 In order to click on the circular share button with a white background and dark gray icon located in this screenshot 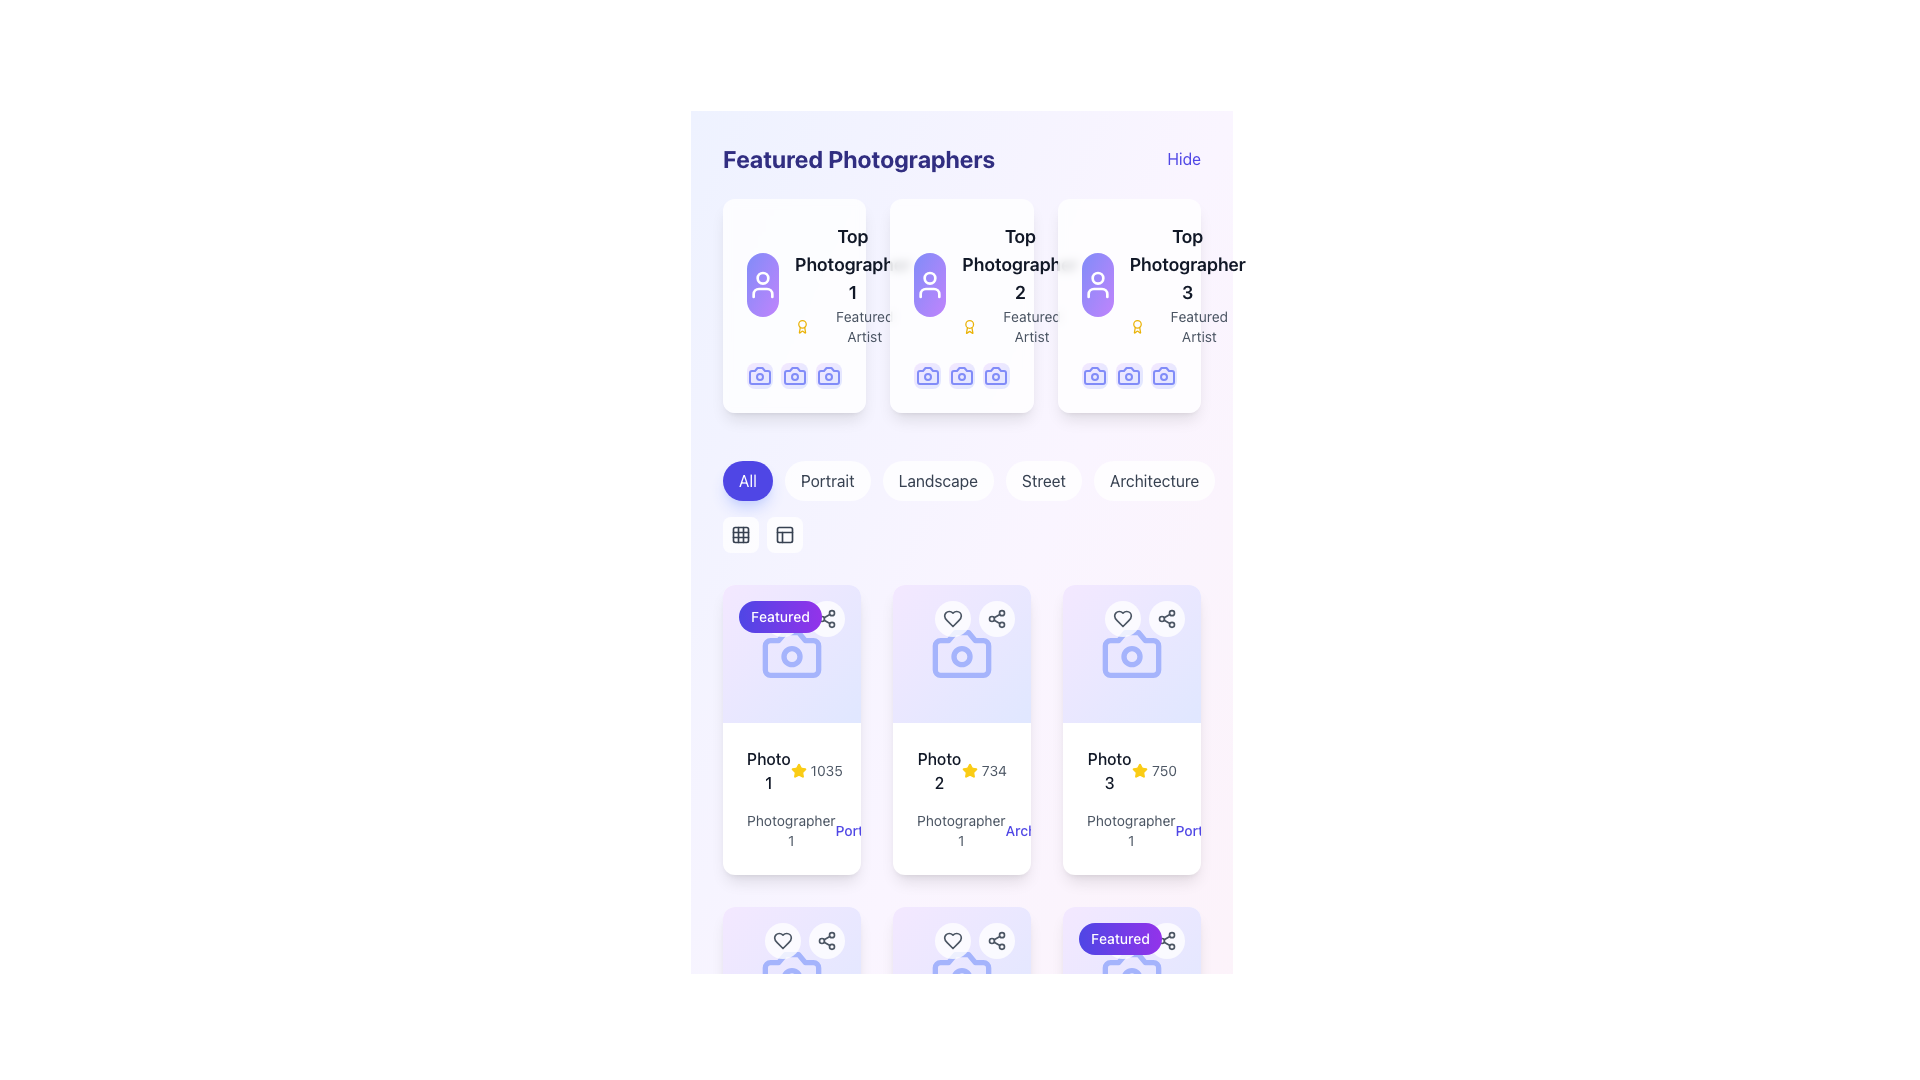, I will do `click(1166, 617)`.